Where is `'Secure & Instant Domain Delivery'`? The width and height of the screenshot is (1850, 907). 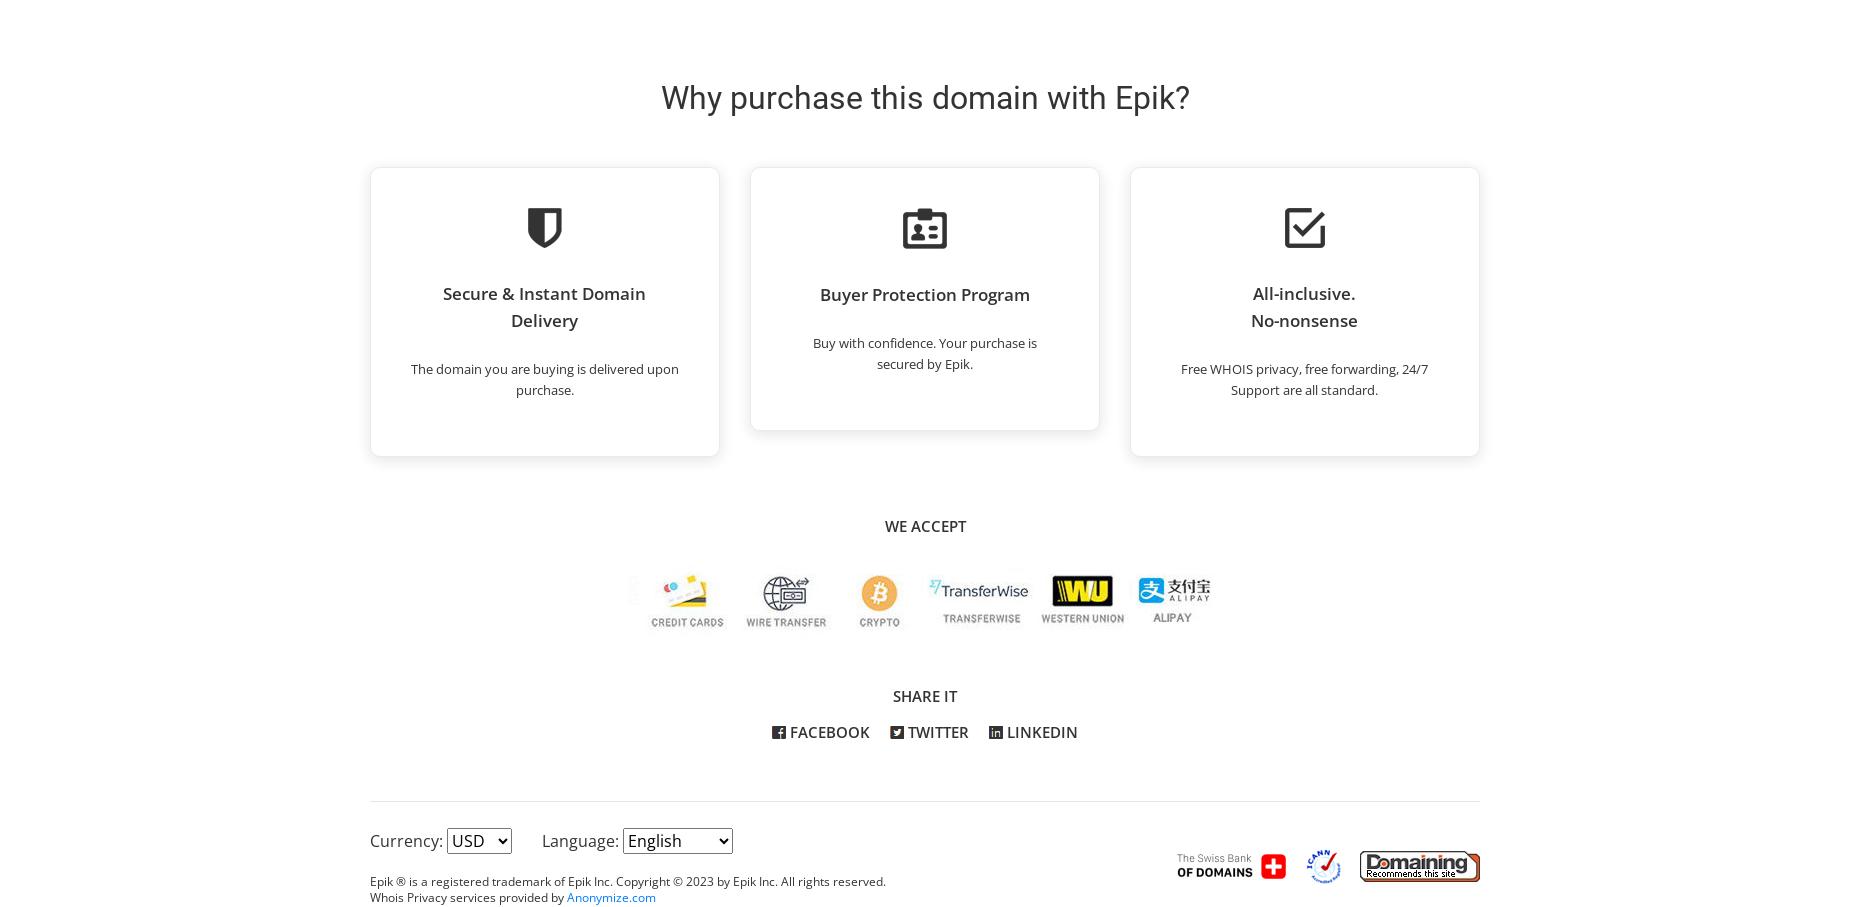
'Secure & Instant Domain Delivery' is located at coordinates (442, 306).